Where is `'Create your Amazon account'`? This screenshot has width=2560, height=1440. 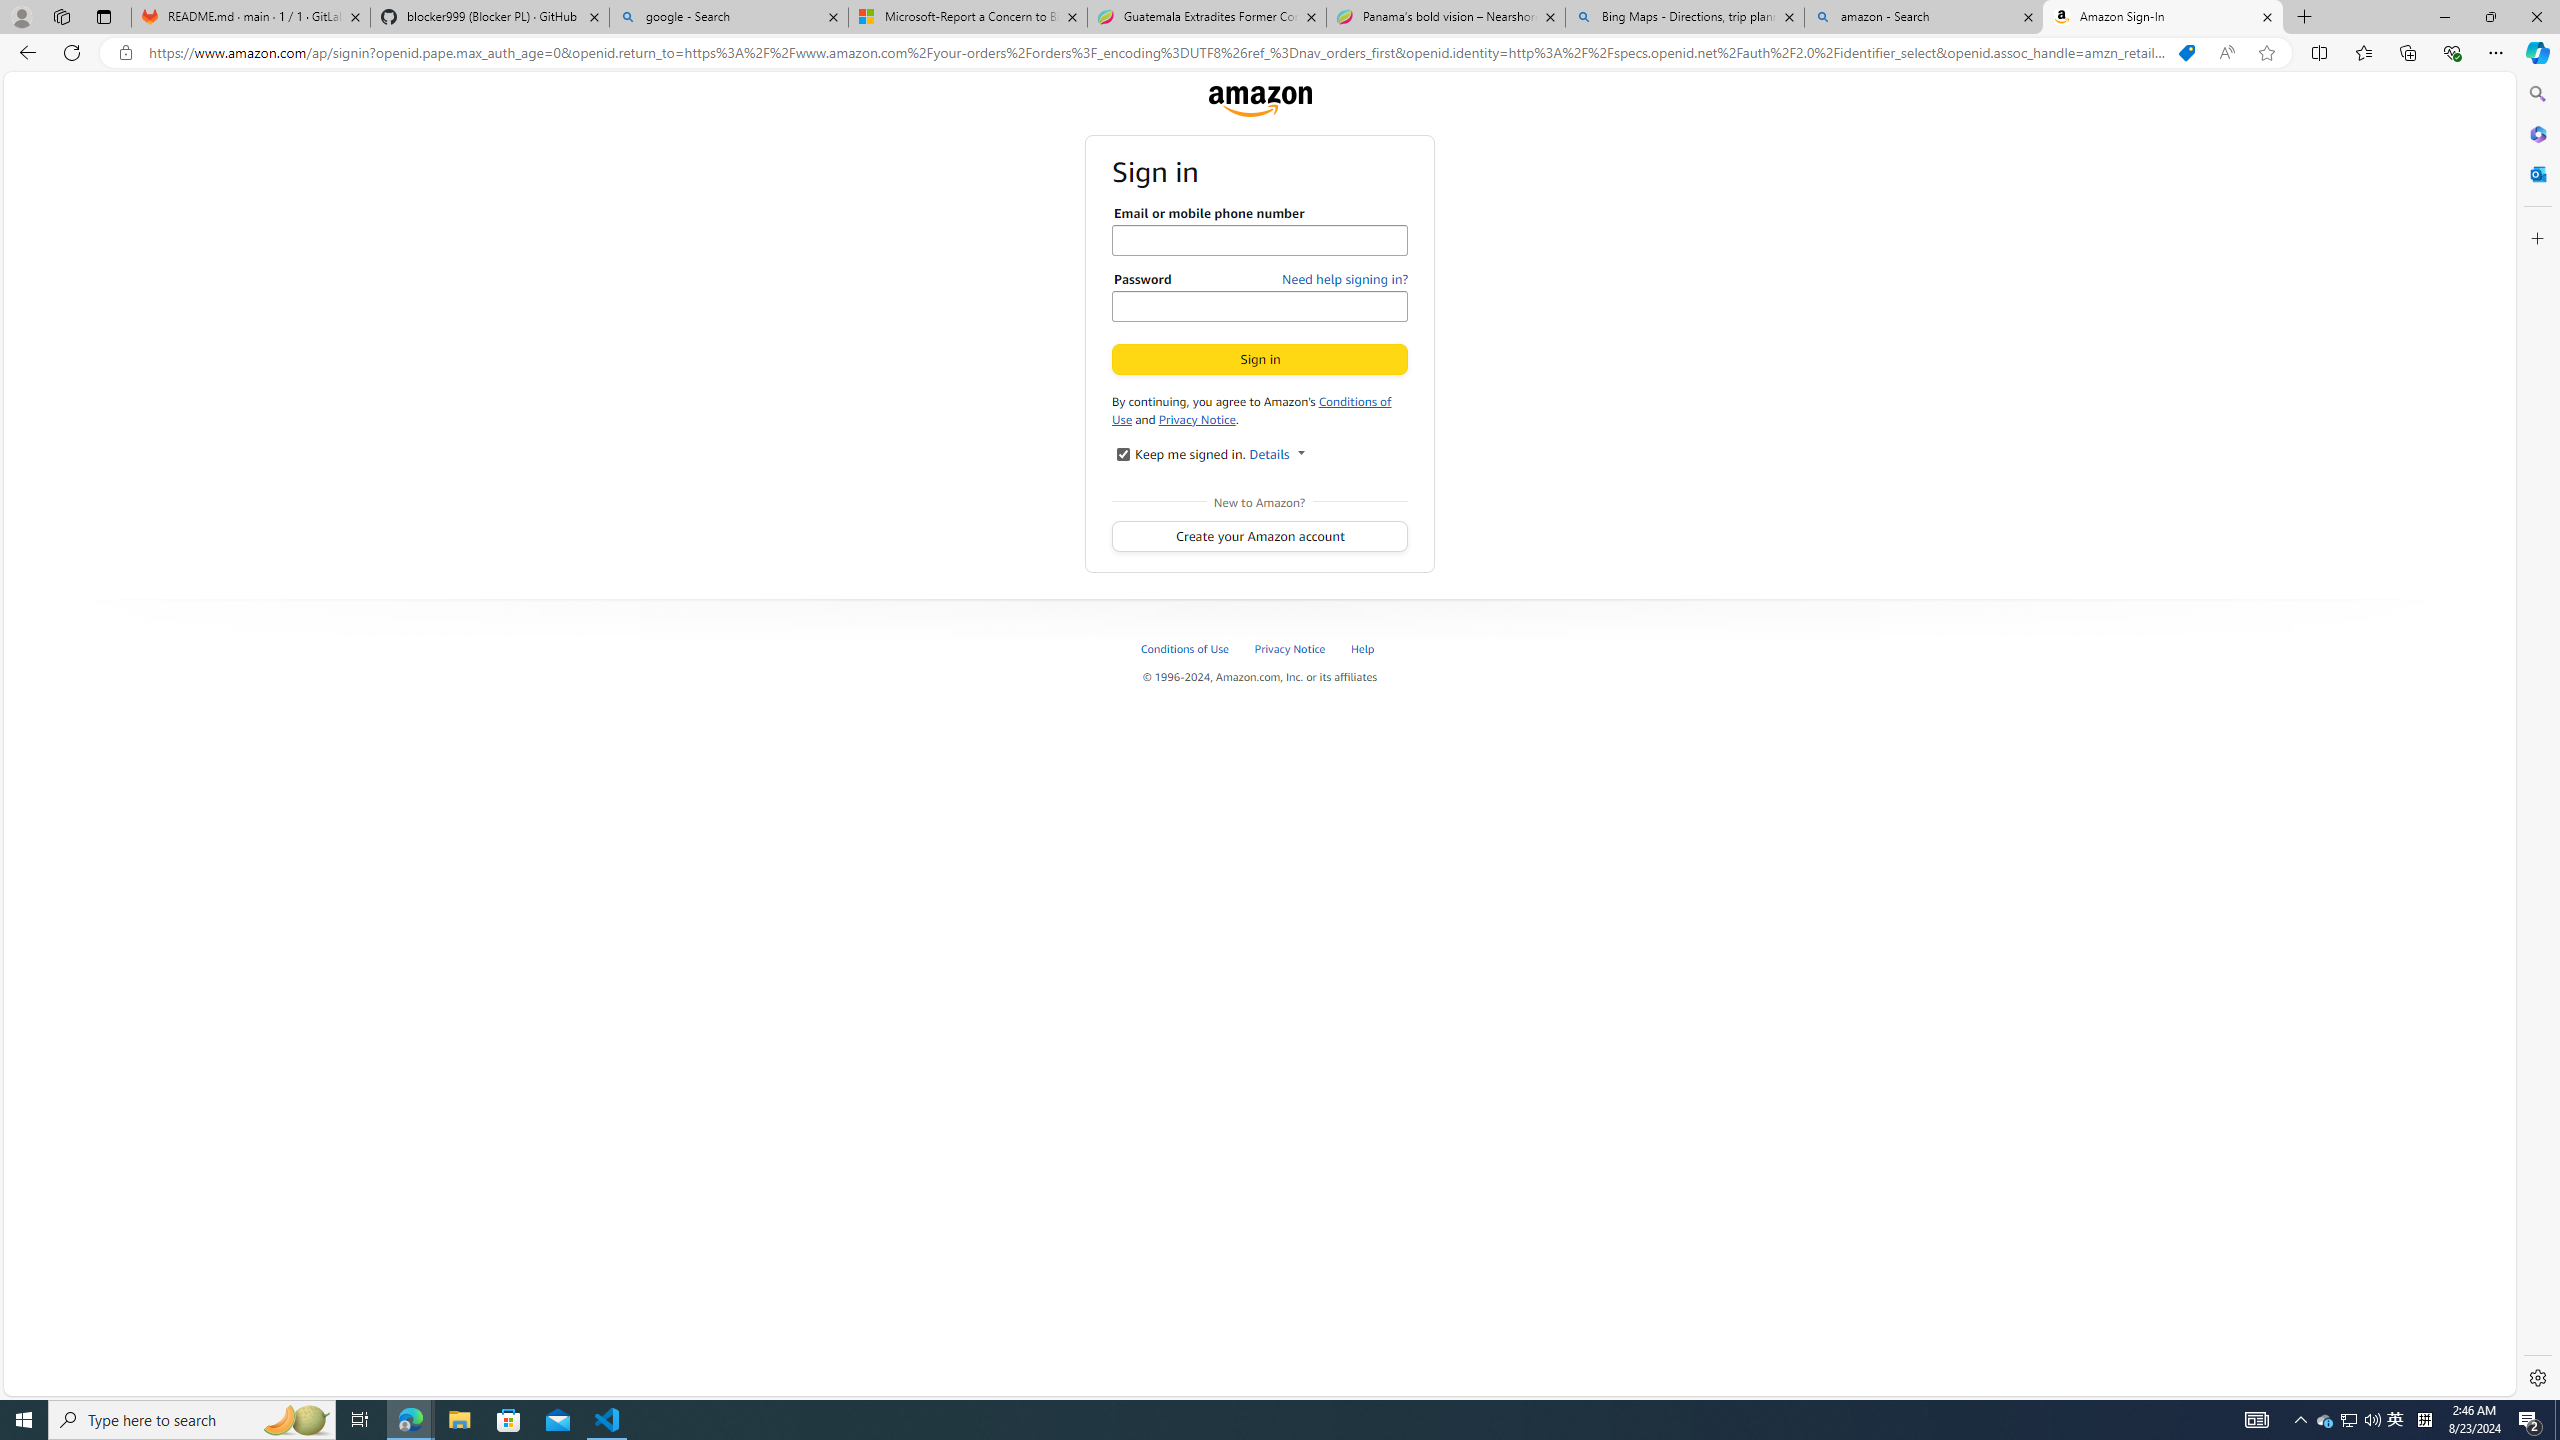
'Create your Amazon account' is located at coordinates (1259, 536).